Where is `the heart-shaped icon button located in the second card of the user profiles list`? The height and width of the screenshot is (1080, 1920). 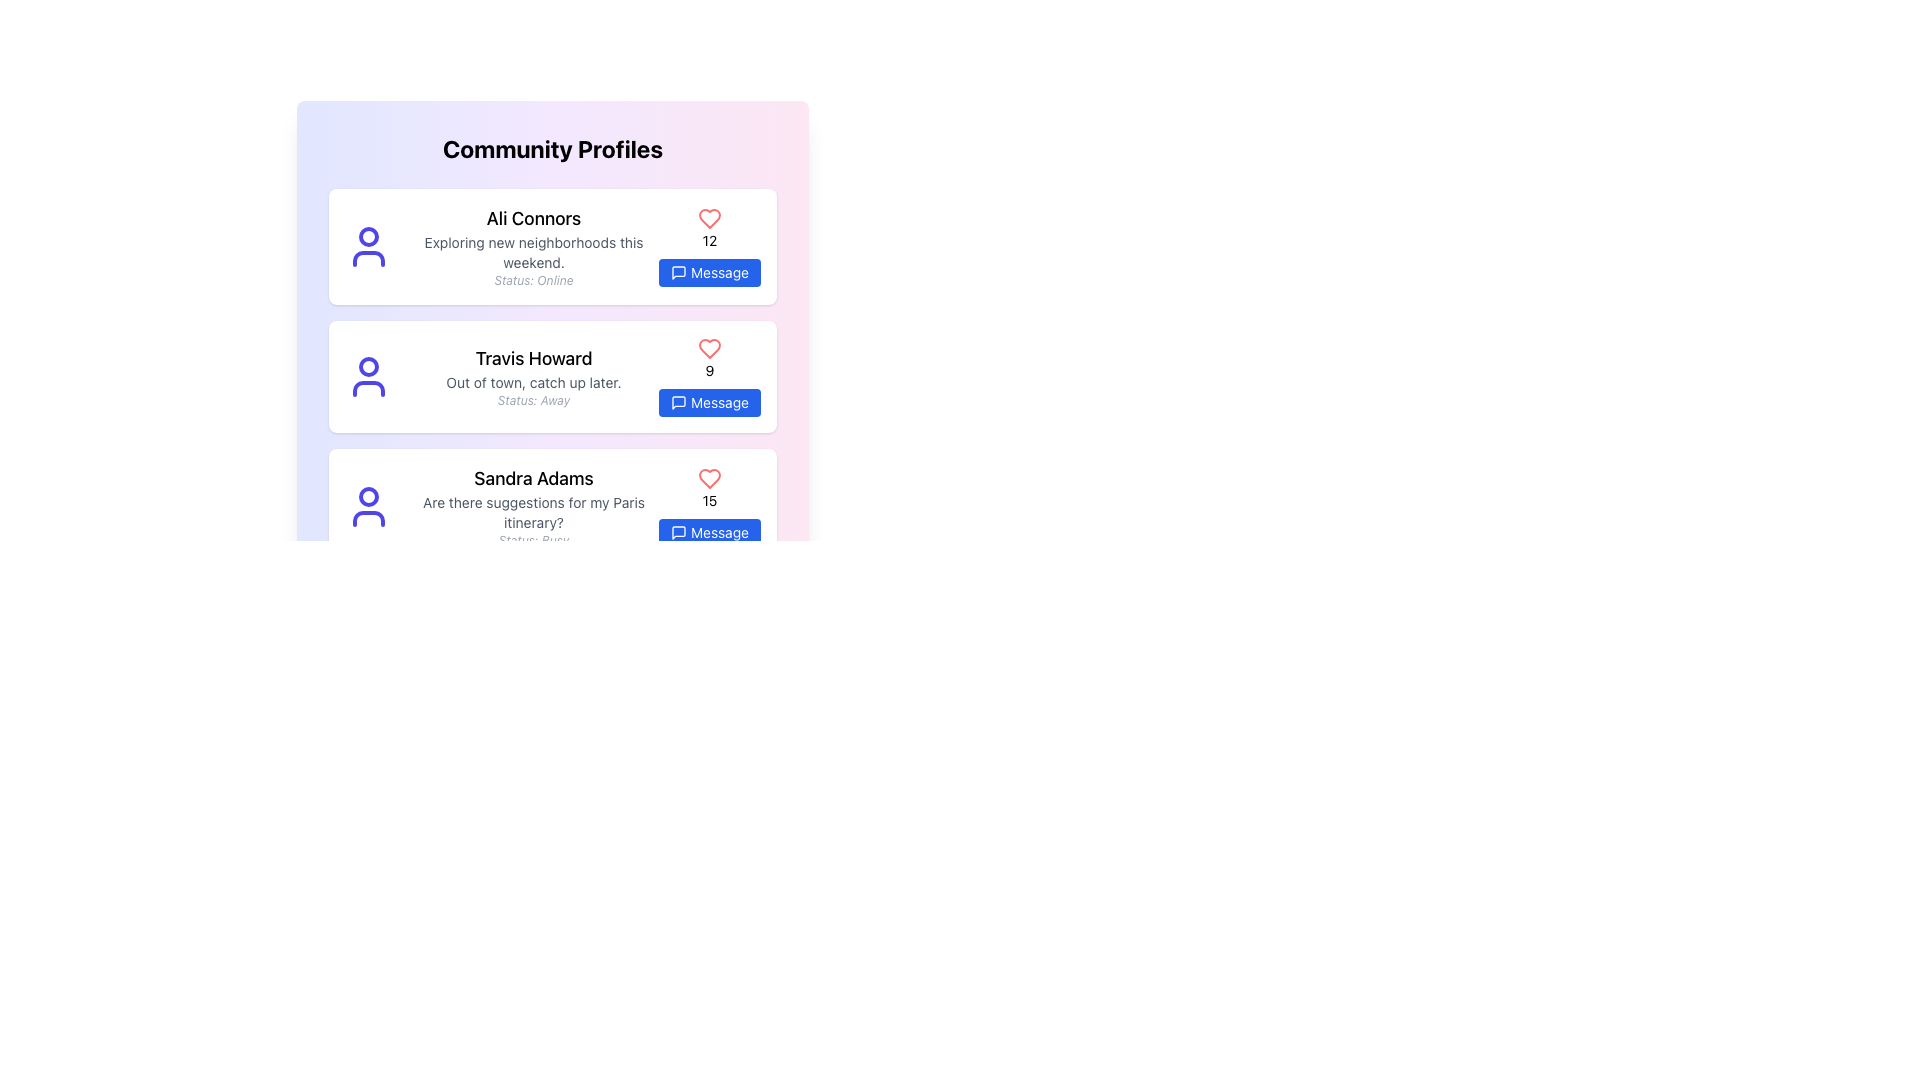 the heart-shaped icon button located in the second card of the user profiles list is located at coordinates (710, 347).